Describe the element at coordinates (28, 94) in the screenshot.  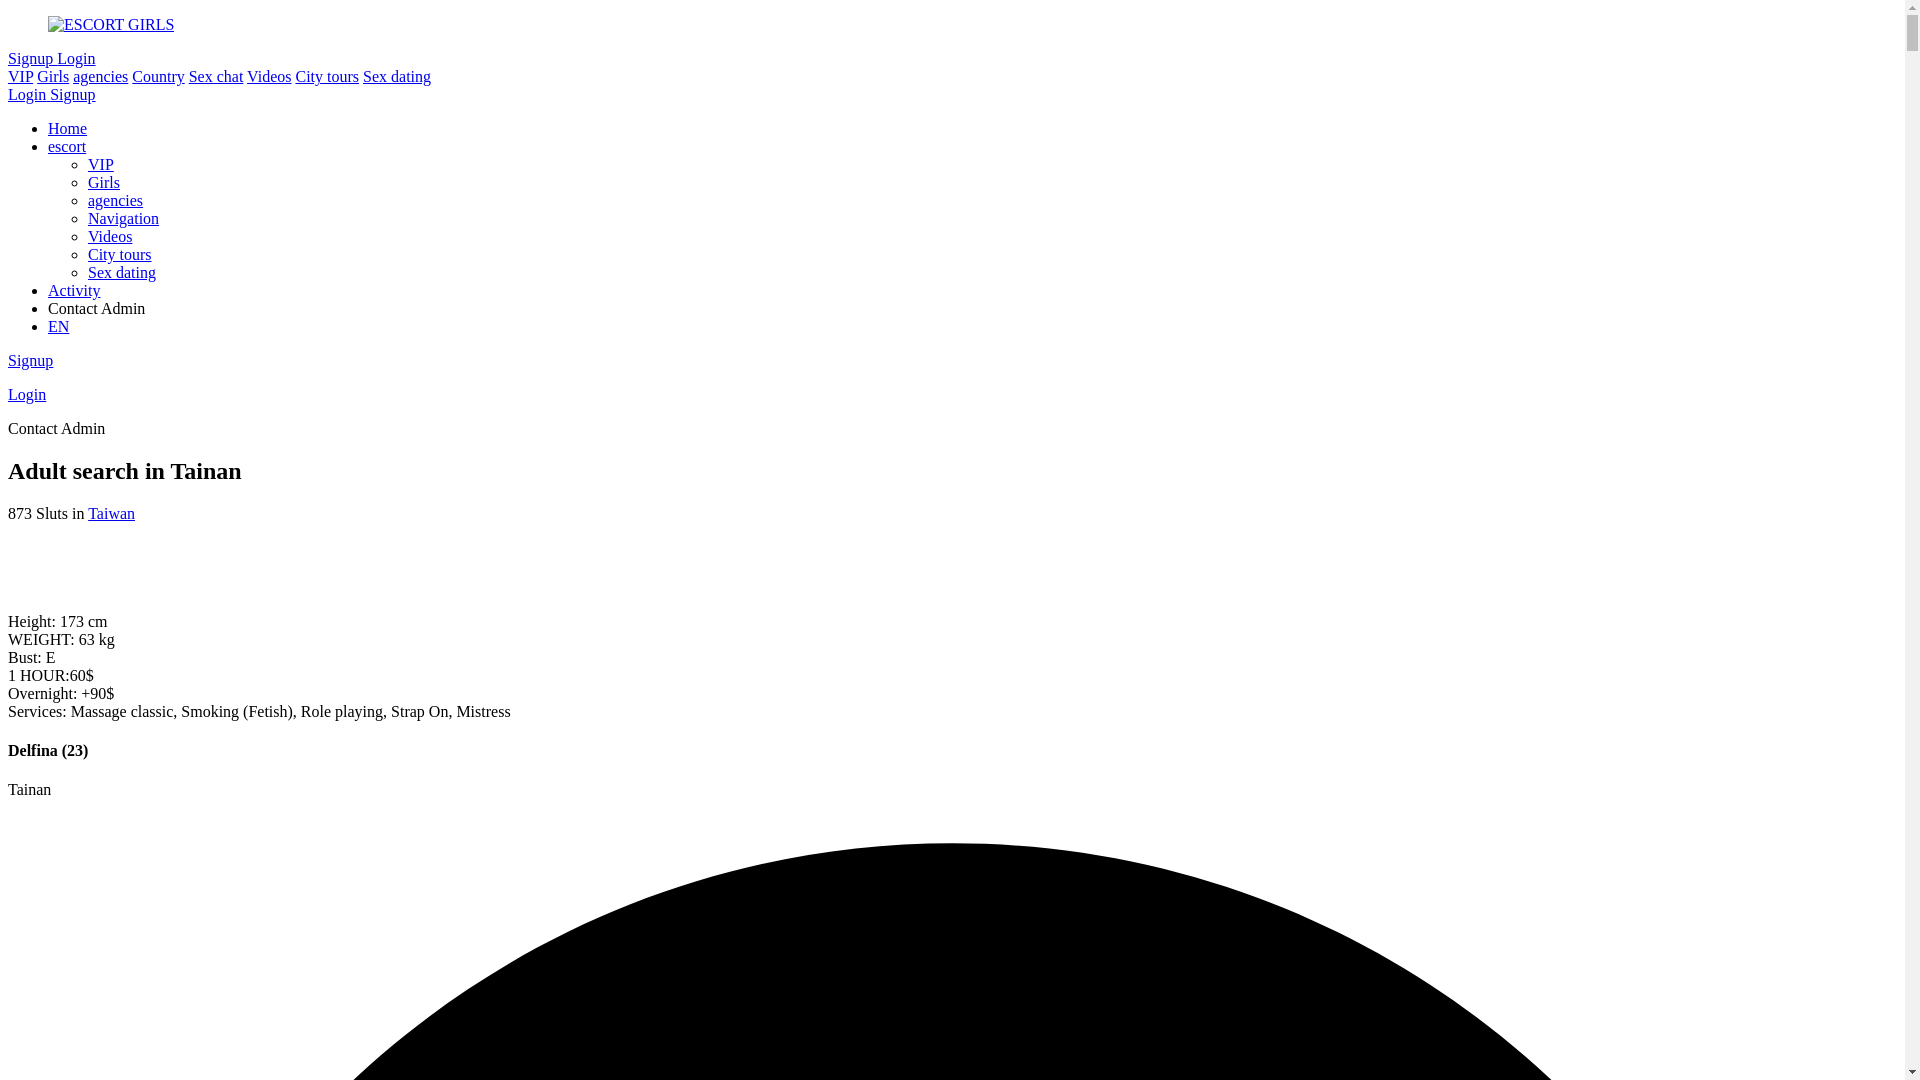
I see `'Login'` at that location.